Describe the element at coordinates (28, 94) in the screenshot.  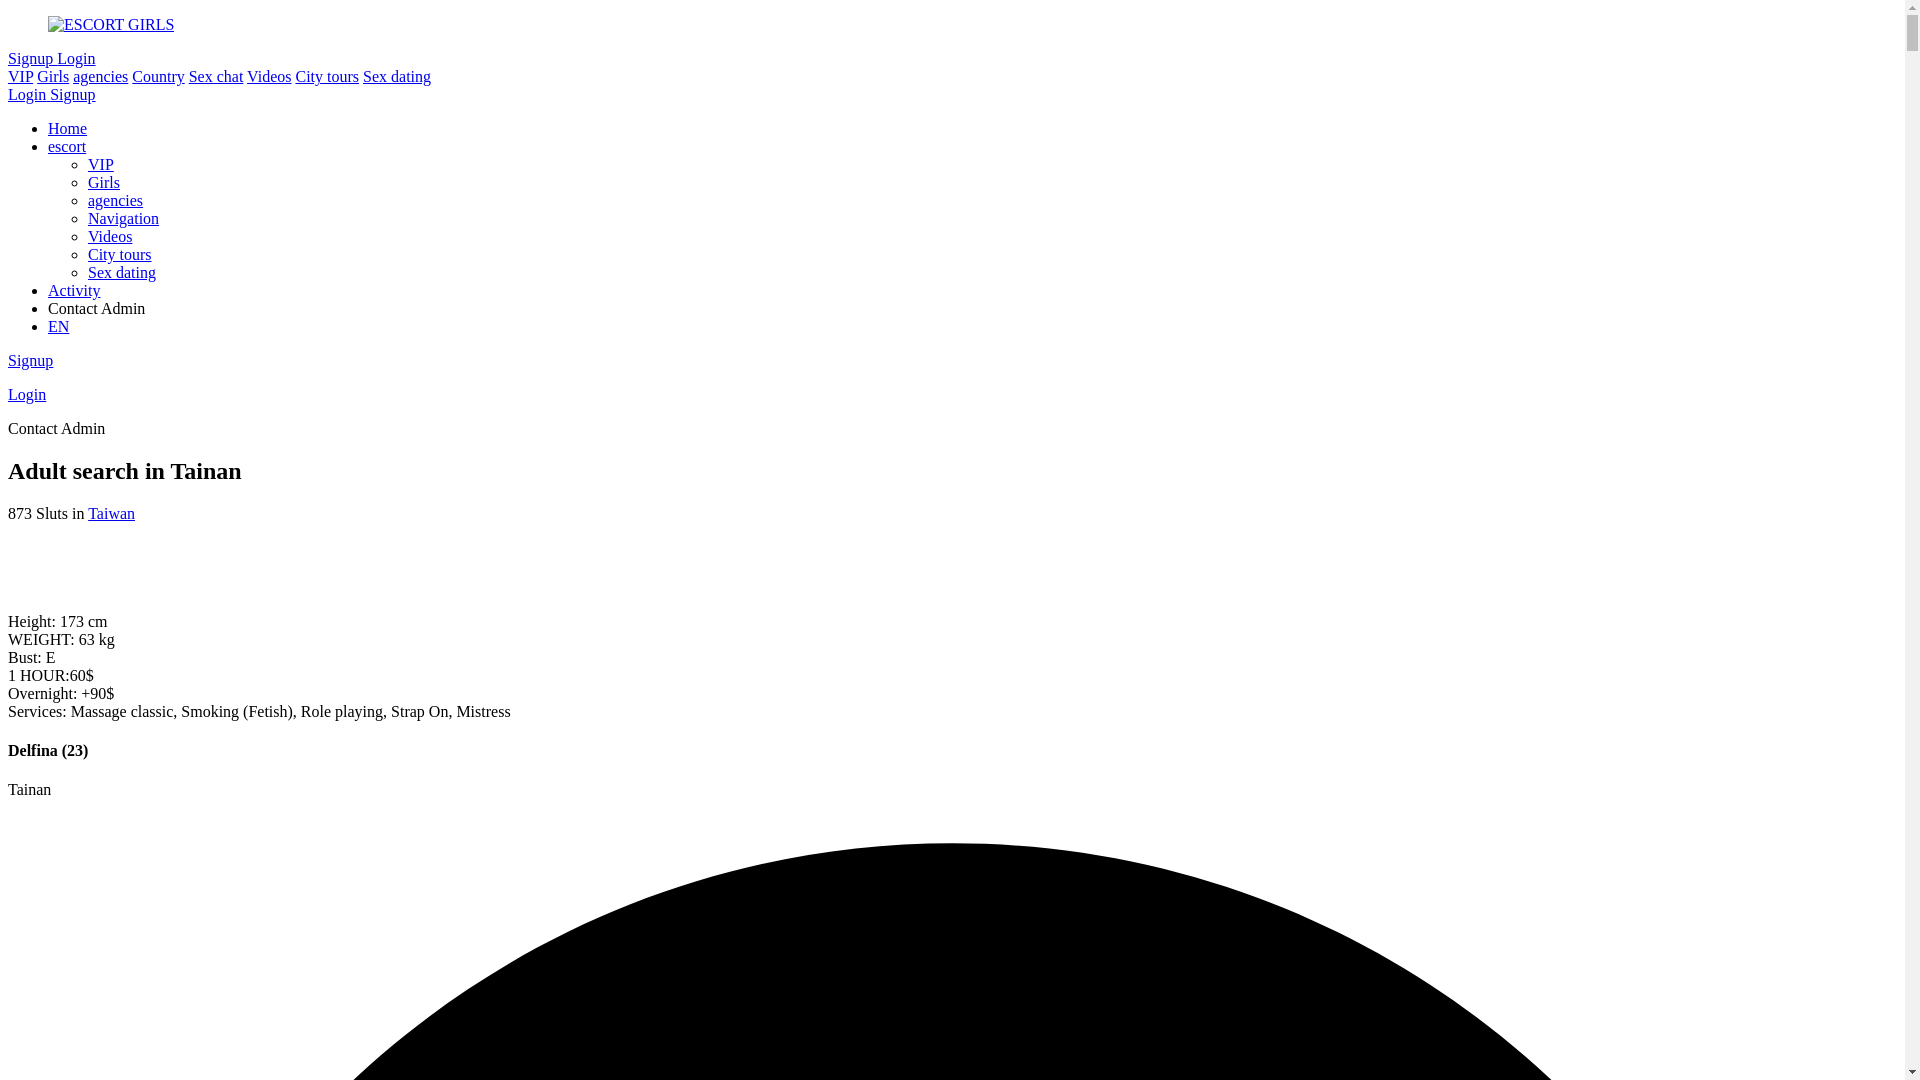
I see `'Login'` at that location.